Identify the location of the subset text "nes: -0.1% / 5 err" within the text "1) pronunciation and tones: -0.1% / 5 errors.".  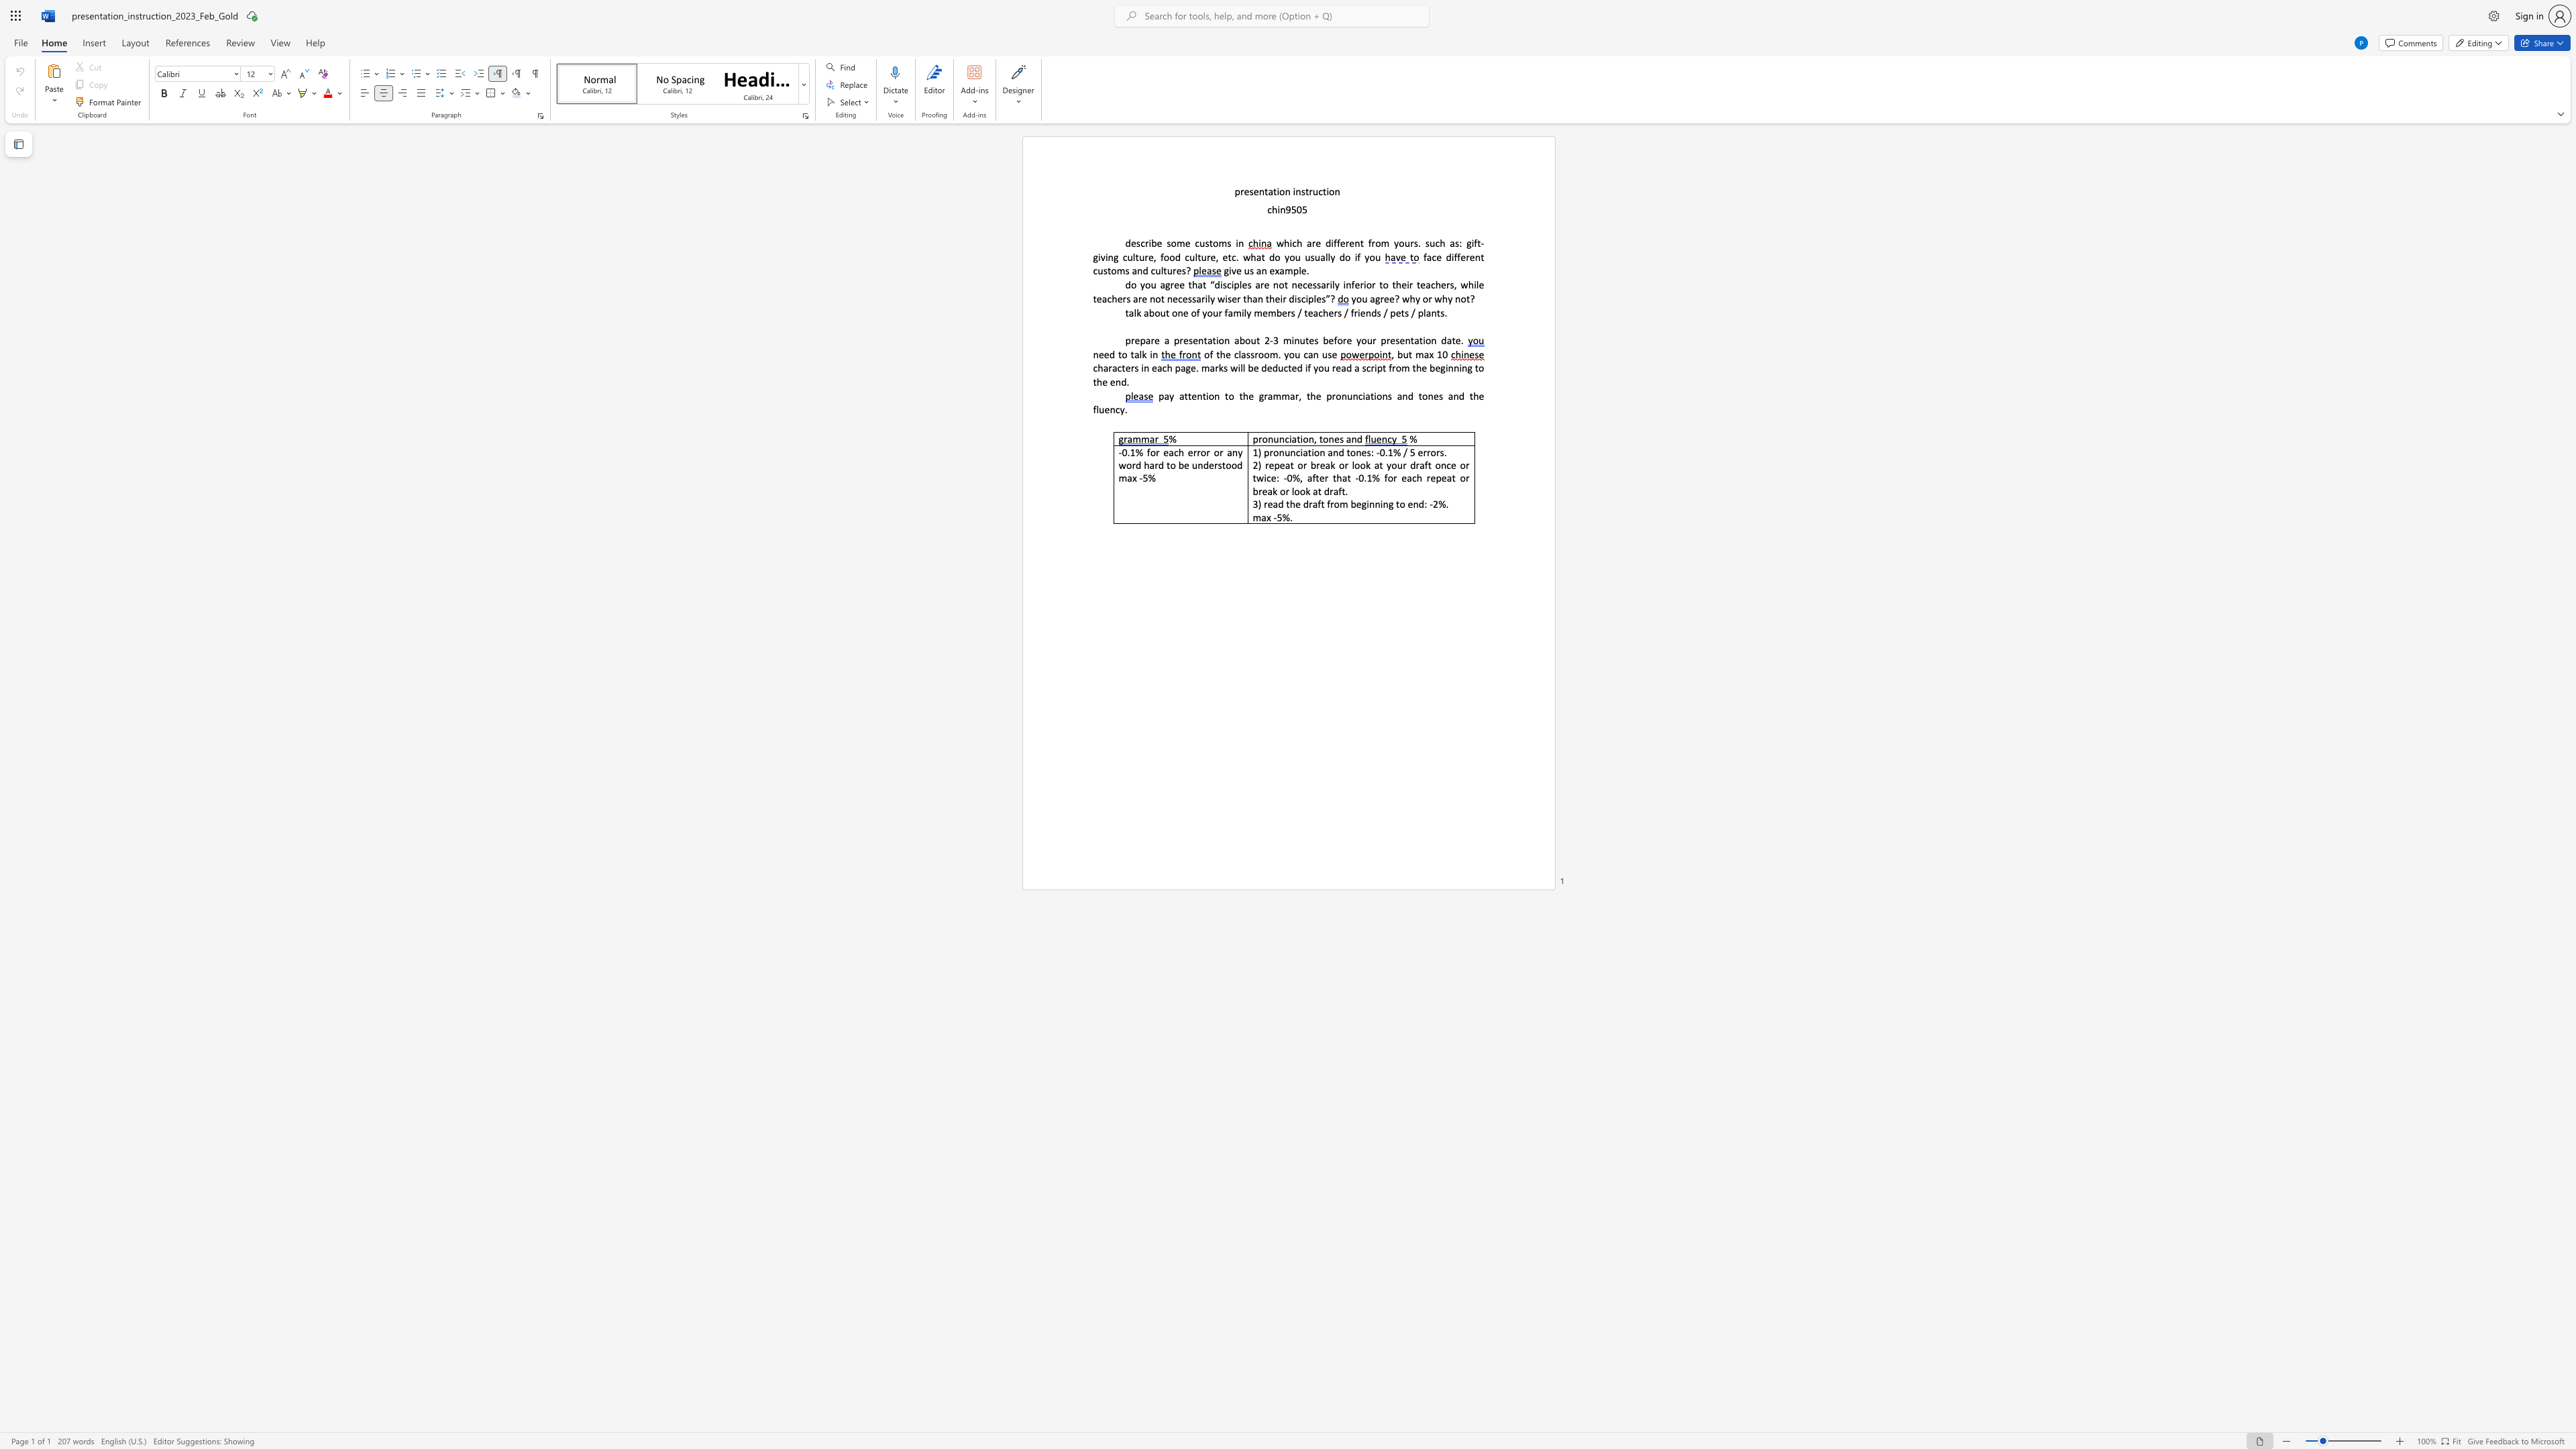
(1354, 452).